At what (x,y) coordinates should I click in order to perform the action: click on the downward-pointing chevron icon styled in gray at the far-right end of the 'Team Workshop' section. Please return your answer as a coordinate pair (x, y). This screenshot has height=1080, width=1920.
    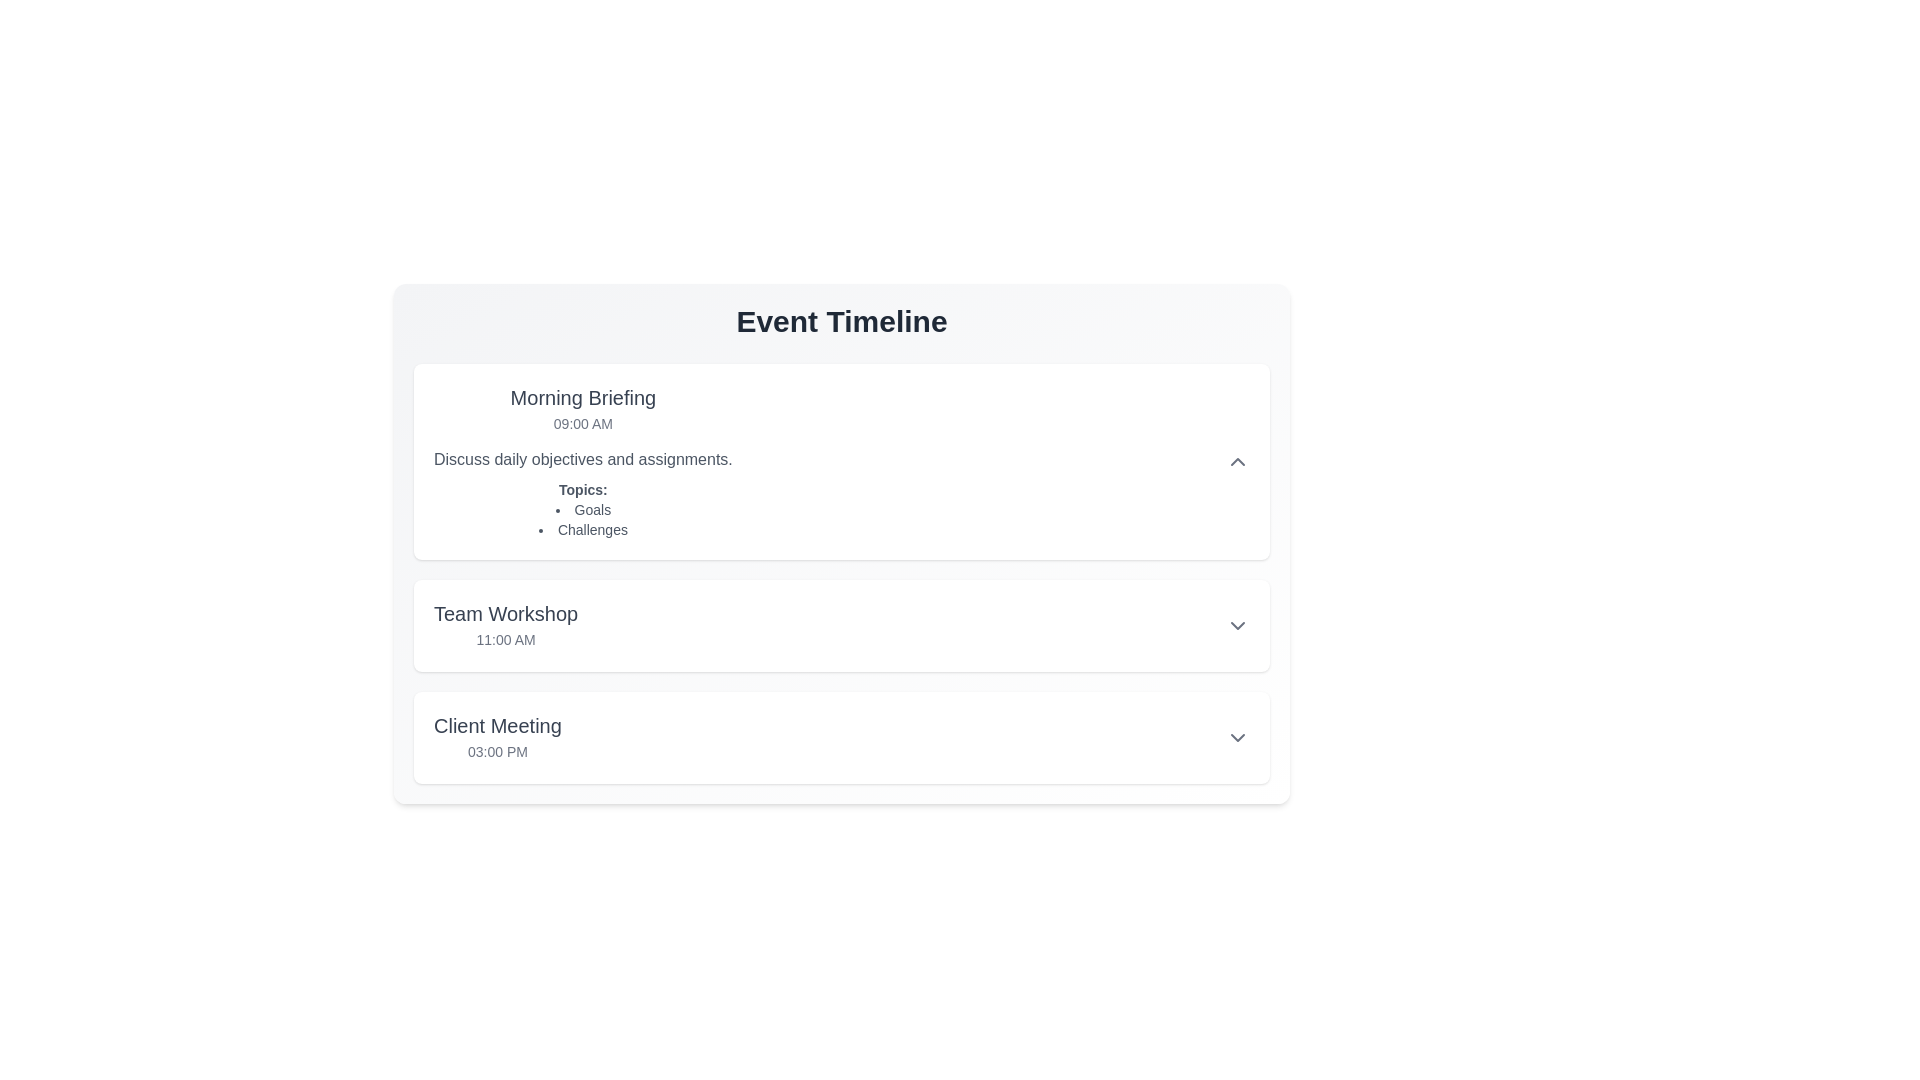
    Looking at the image, I should click on (1237, 624).